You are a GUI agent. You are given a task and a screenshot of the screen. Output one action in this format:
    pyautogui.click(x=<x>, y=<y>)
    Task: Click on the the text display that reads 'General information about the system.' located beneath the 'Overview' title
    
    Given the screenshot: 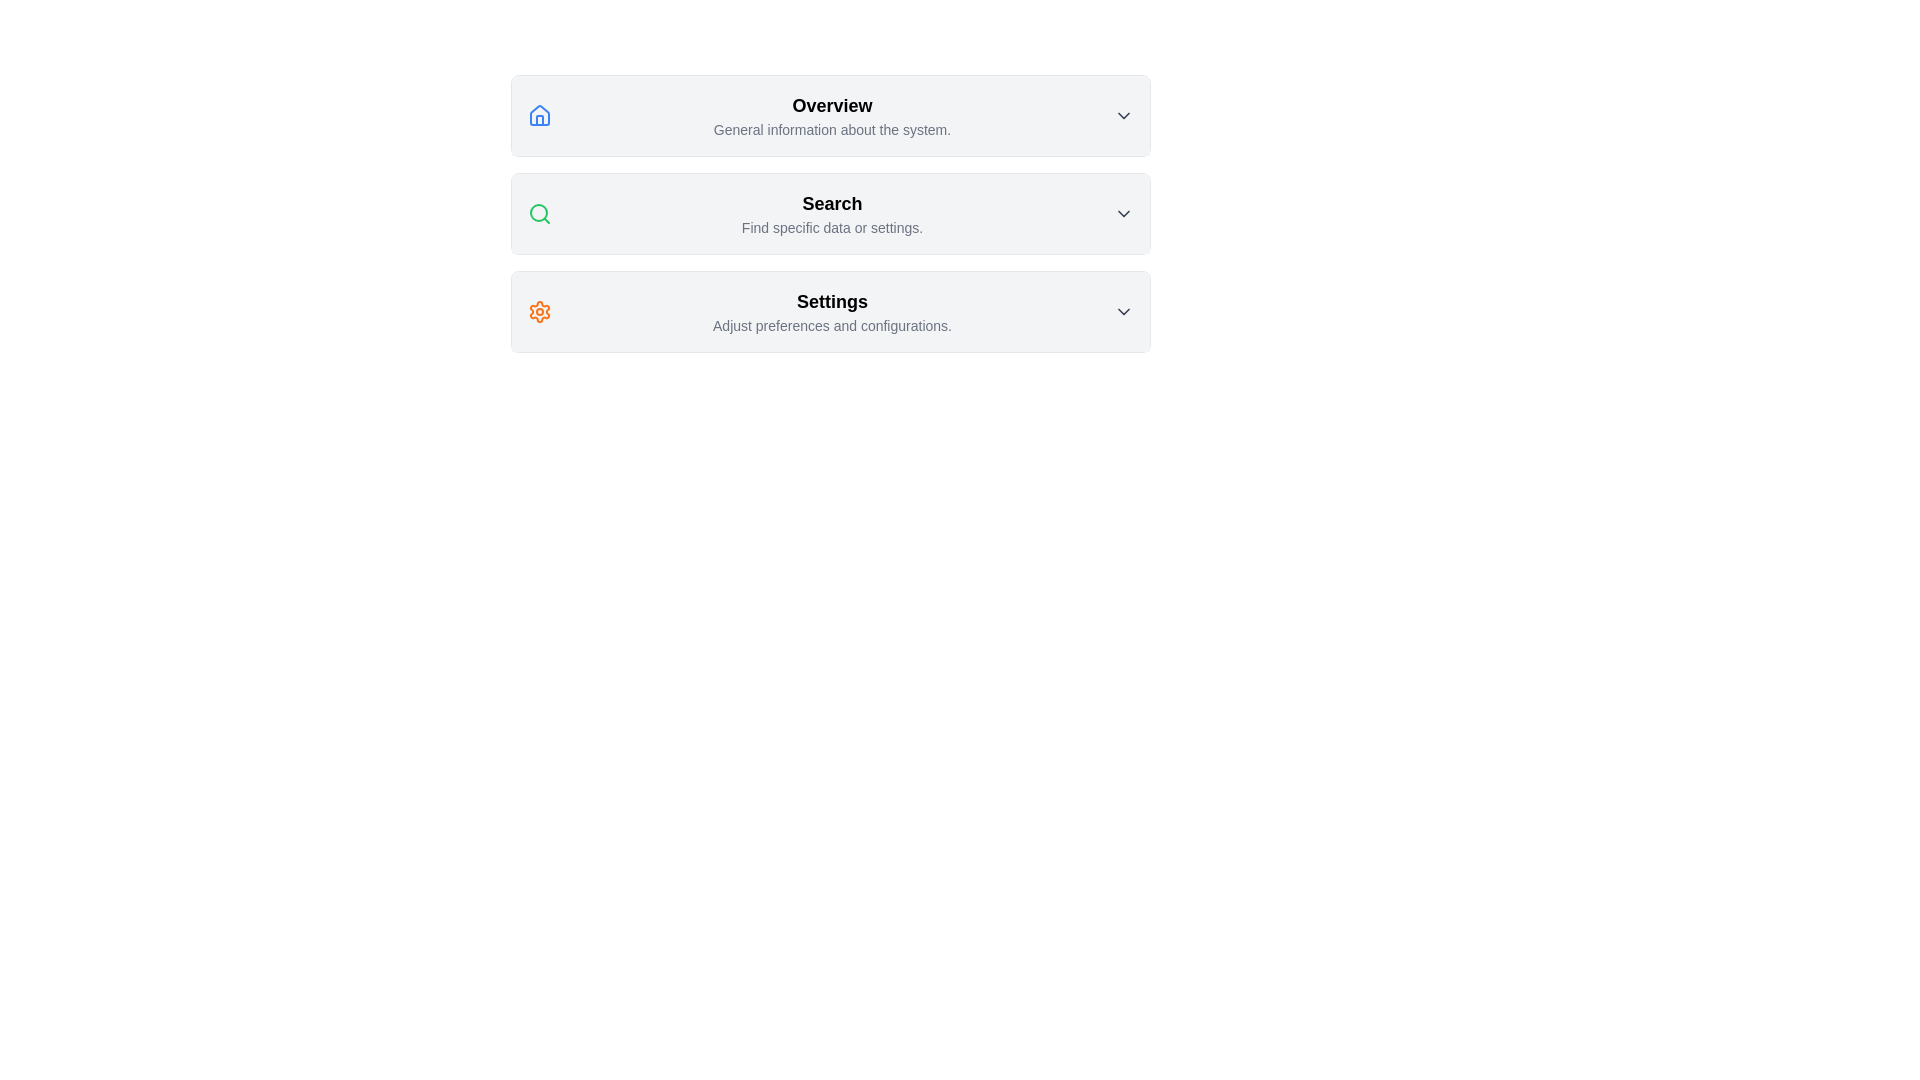 What is the action you would take?
    pyautogui.click(x=832, y=130)
    